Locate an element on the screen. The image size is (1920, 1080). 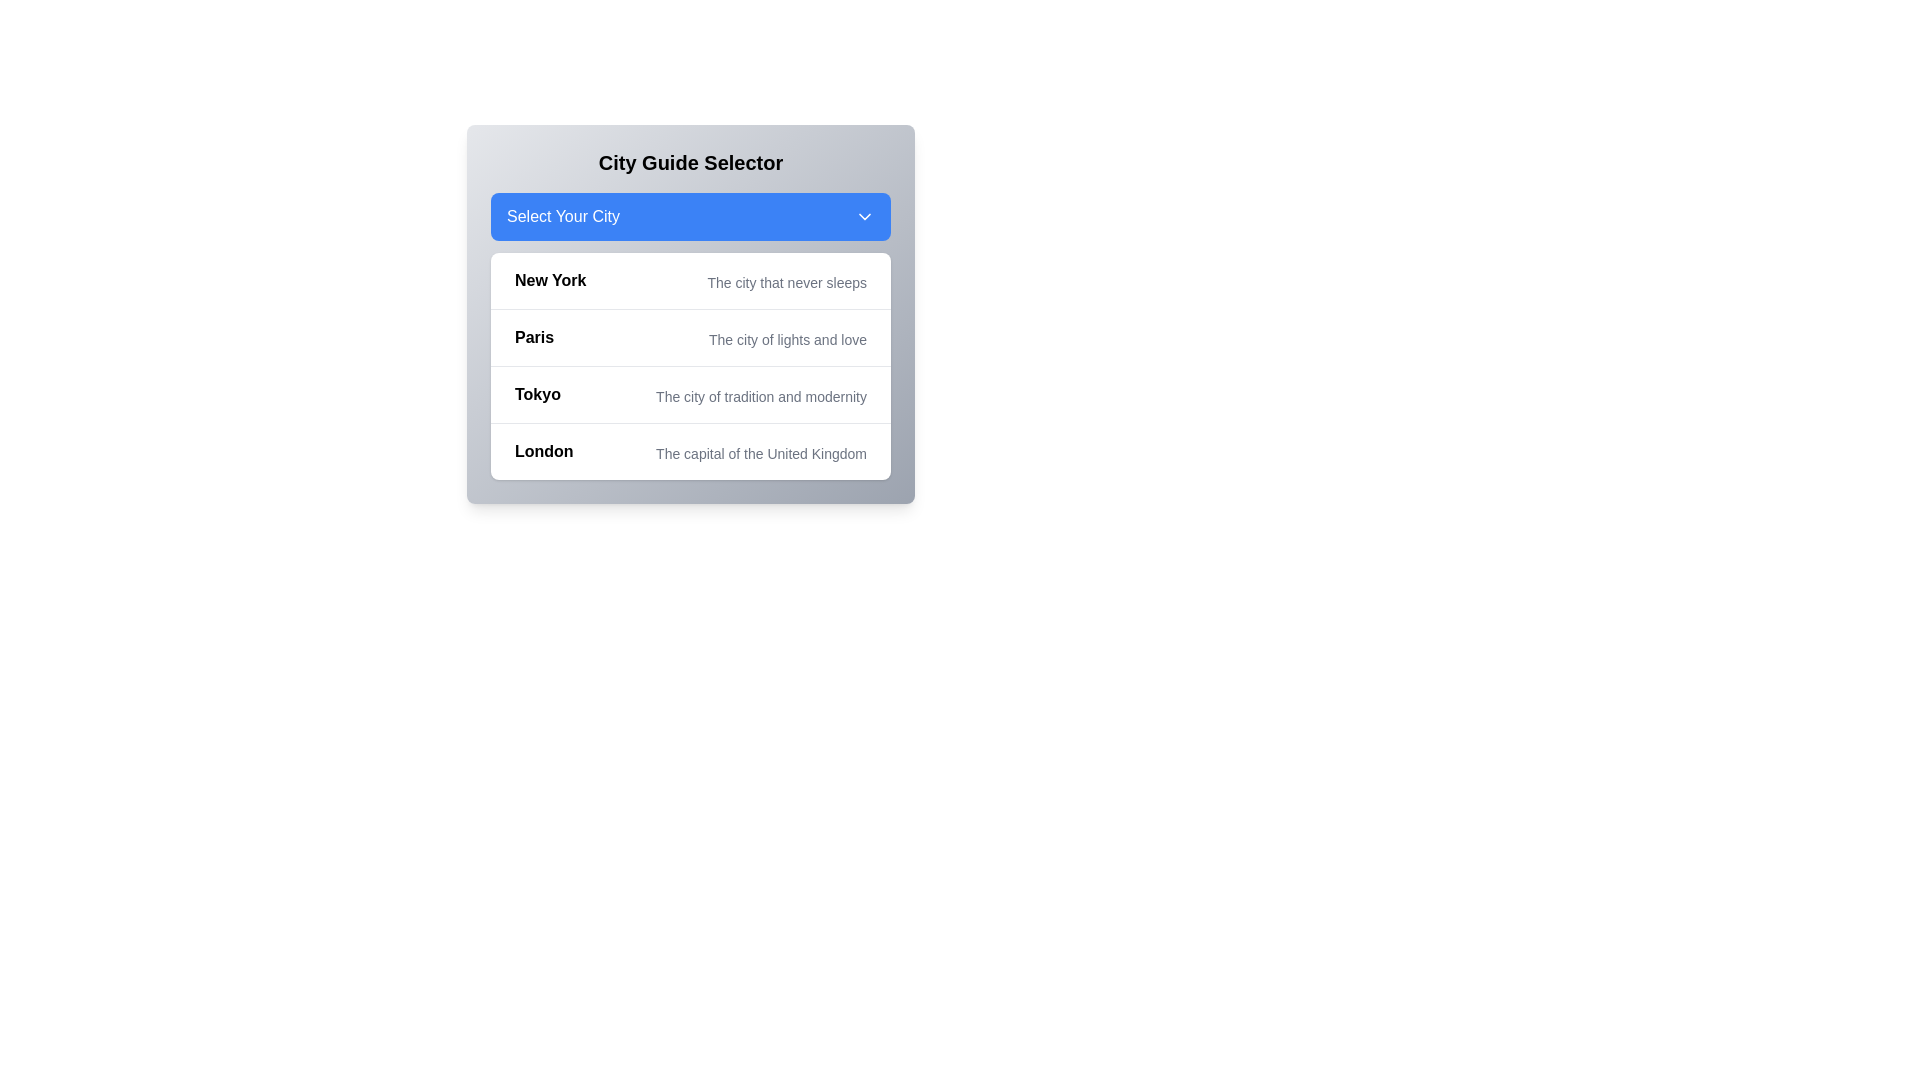
the Text Label for the city option 'Paris' located in the dropdown selection interface, positioned under 'Select Your City' is located at coordinates (534, 337).